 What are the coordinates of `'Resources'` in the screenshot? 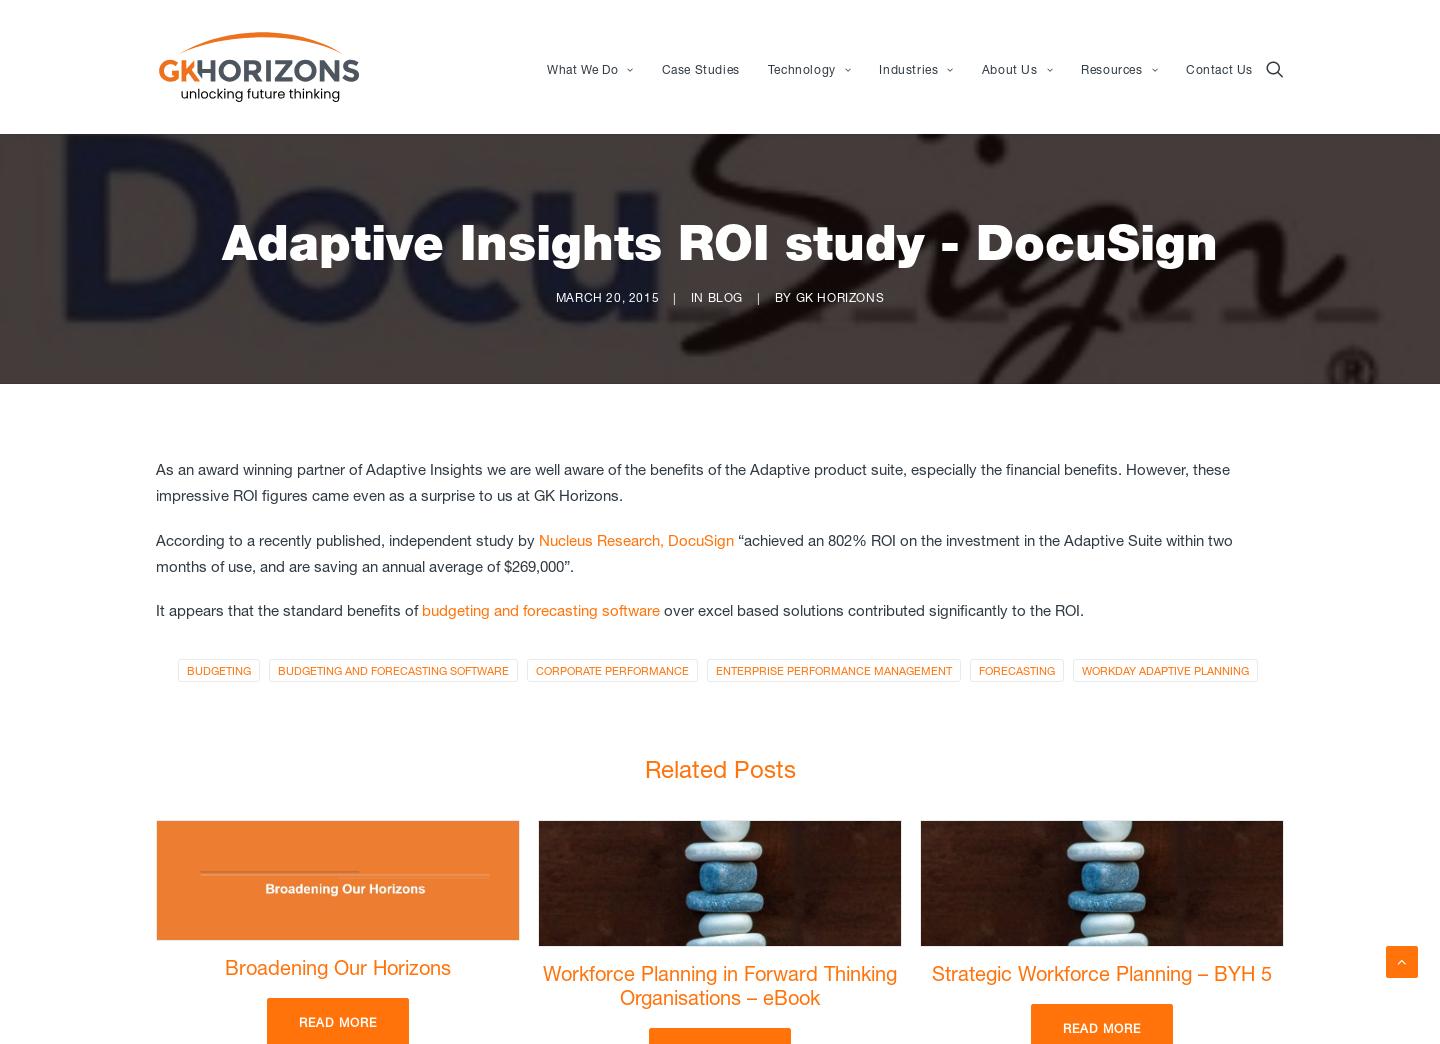 It's located at (1110, 68).